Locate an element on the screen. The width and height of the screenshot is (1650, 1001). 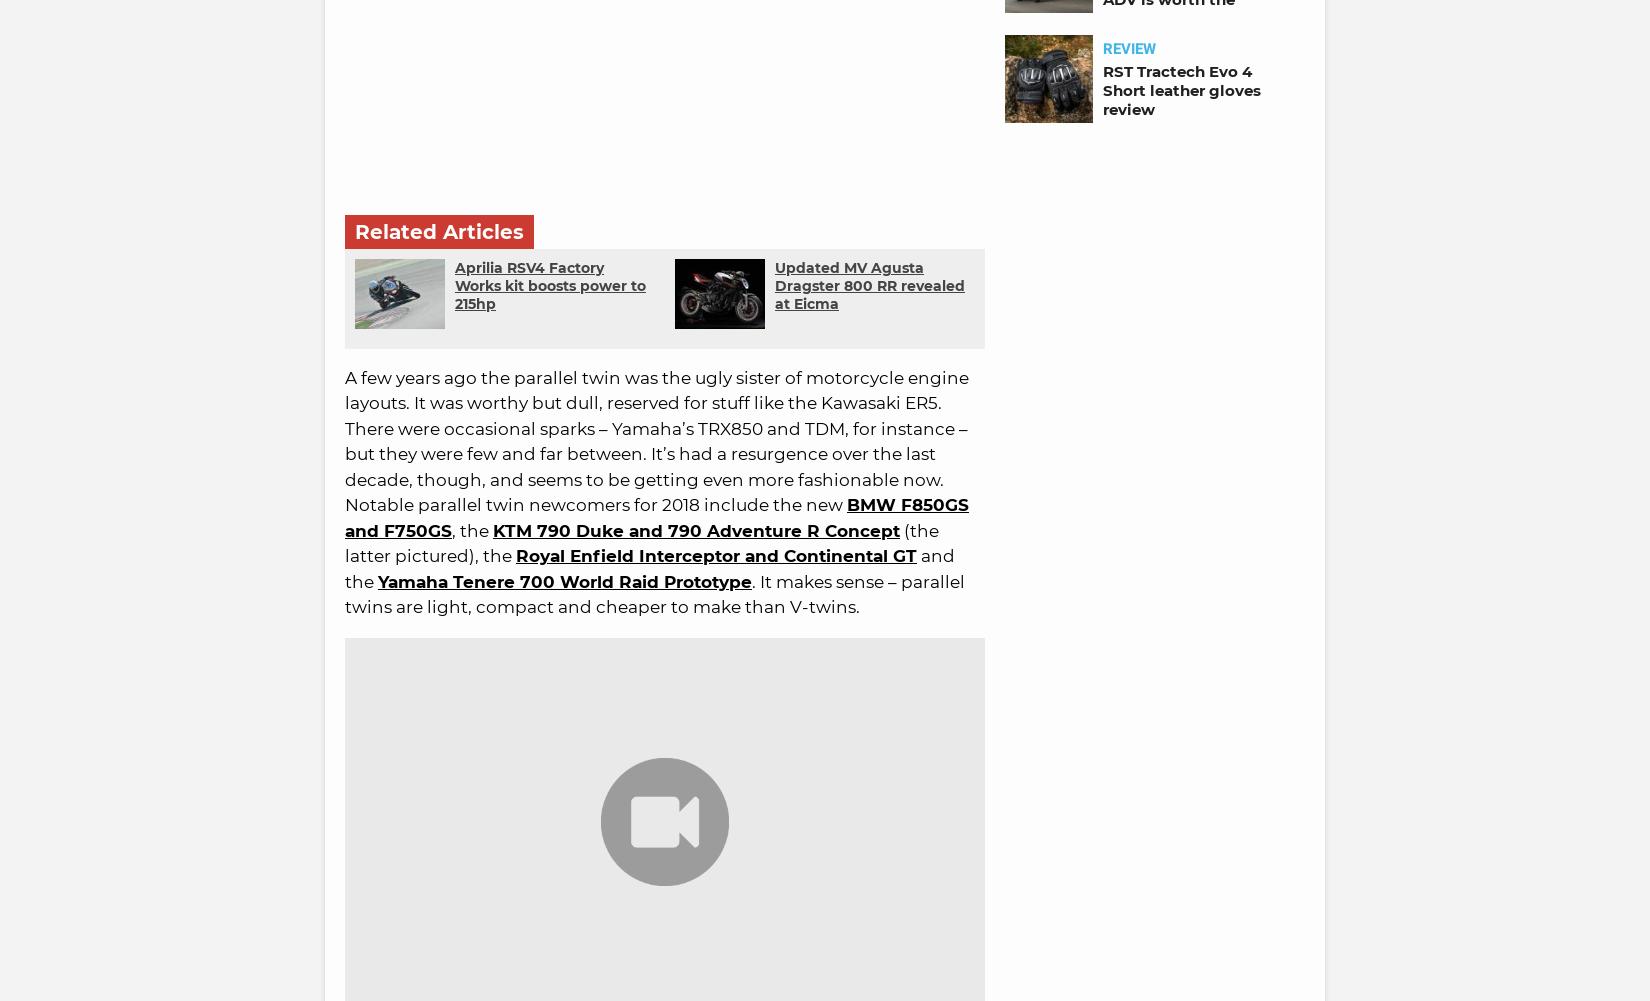
'Review' is located at coordinates (1129, 48).